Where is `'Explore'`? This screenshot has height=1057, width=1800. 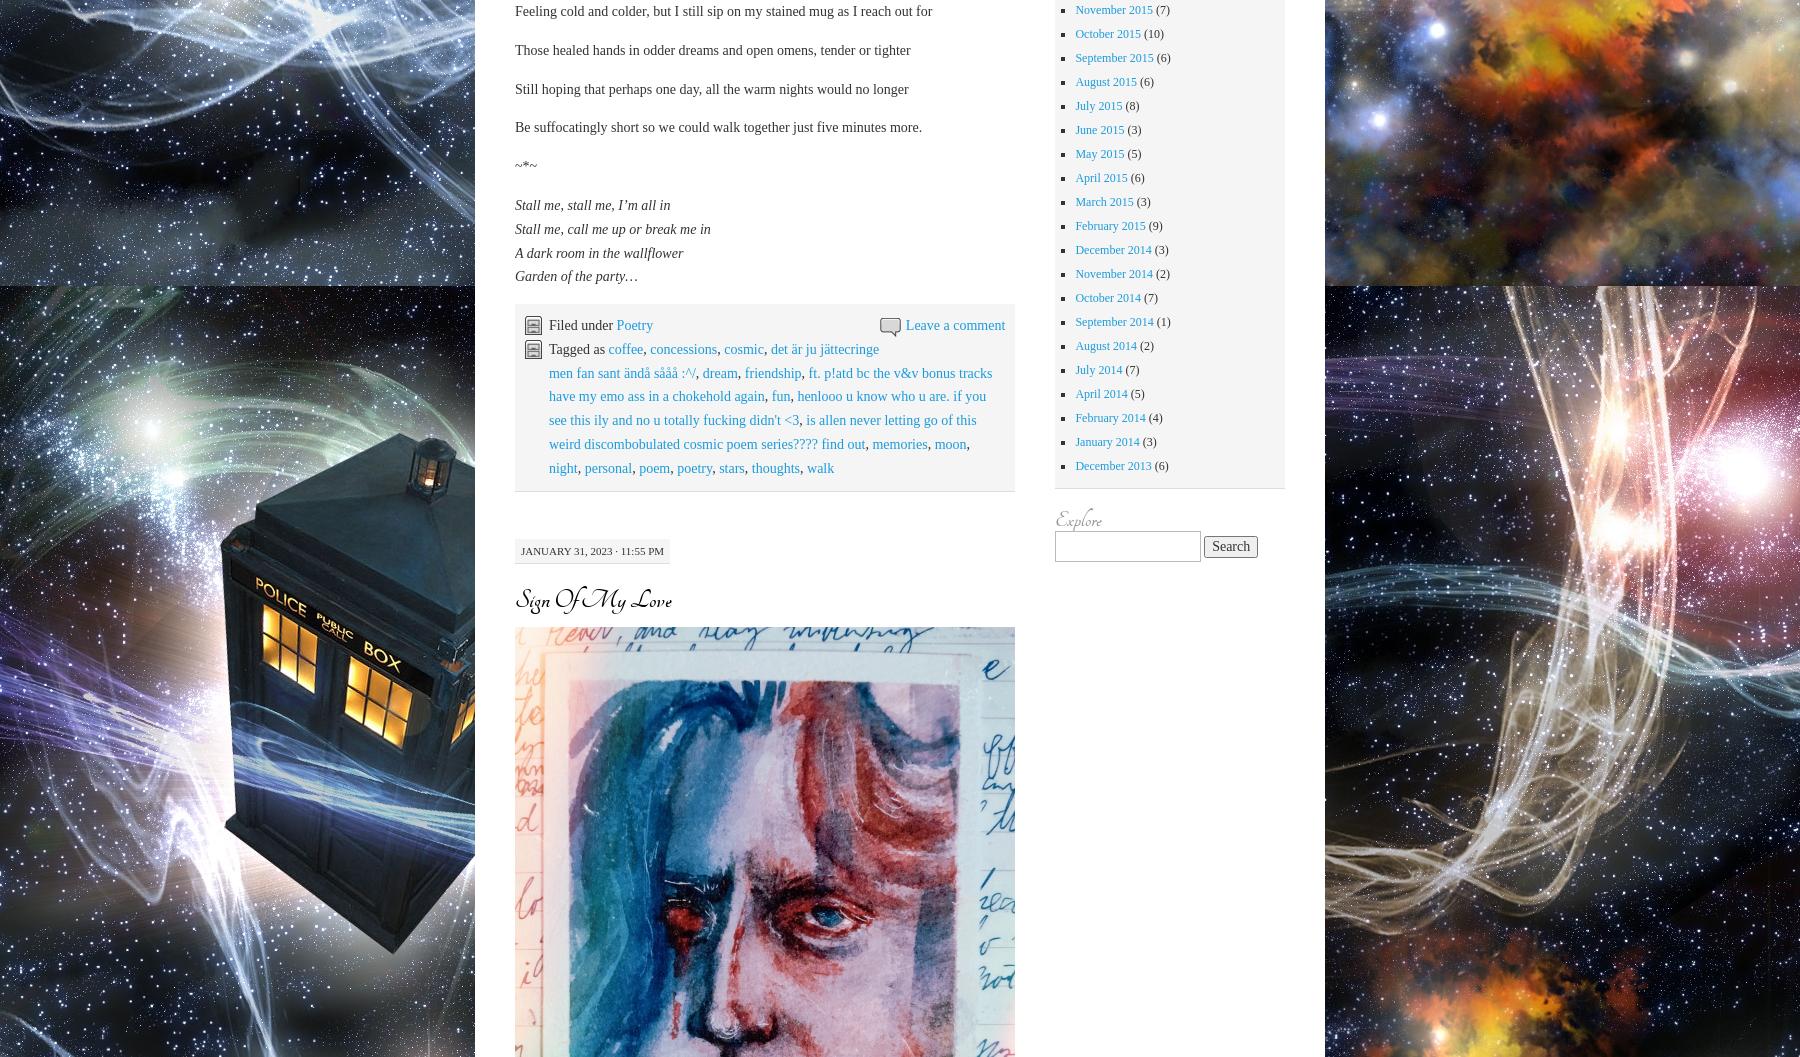
'Explore' is located at coordinates (1054, 518).